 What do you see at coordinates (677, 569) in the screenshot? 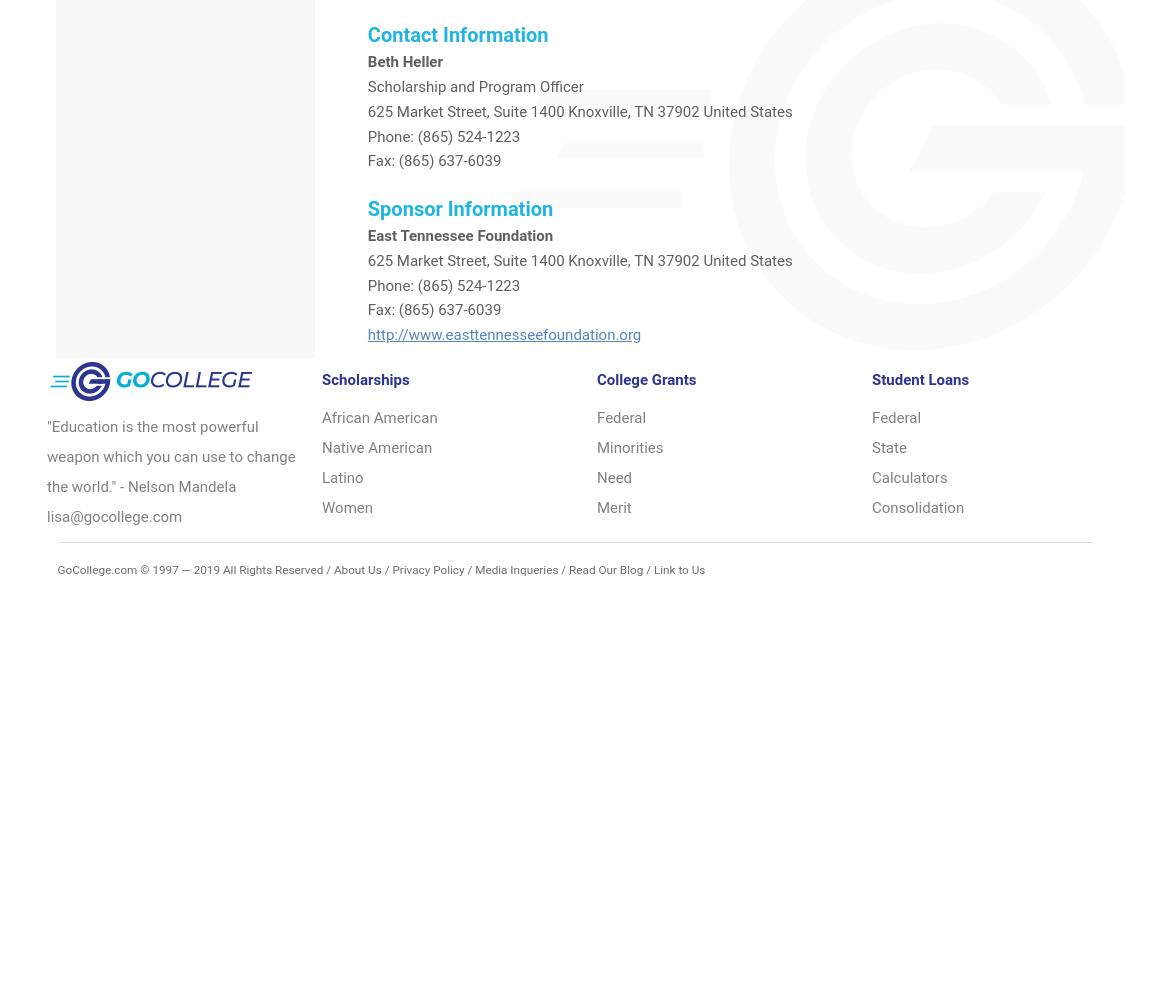
I see `'Link to Us'` at bounding box center [677, 569].